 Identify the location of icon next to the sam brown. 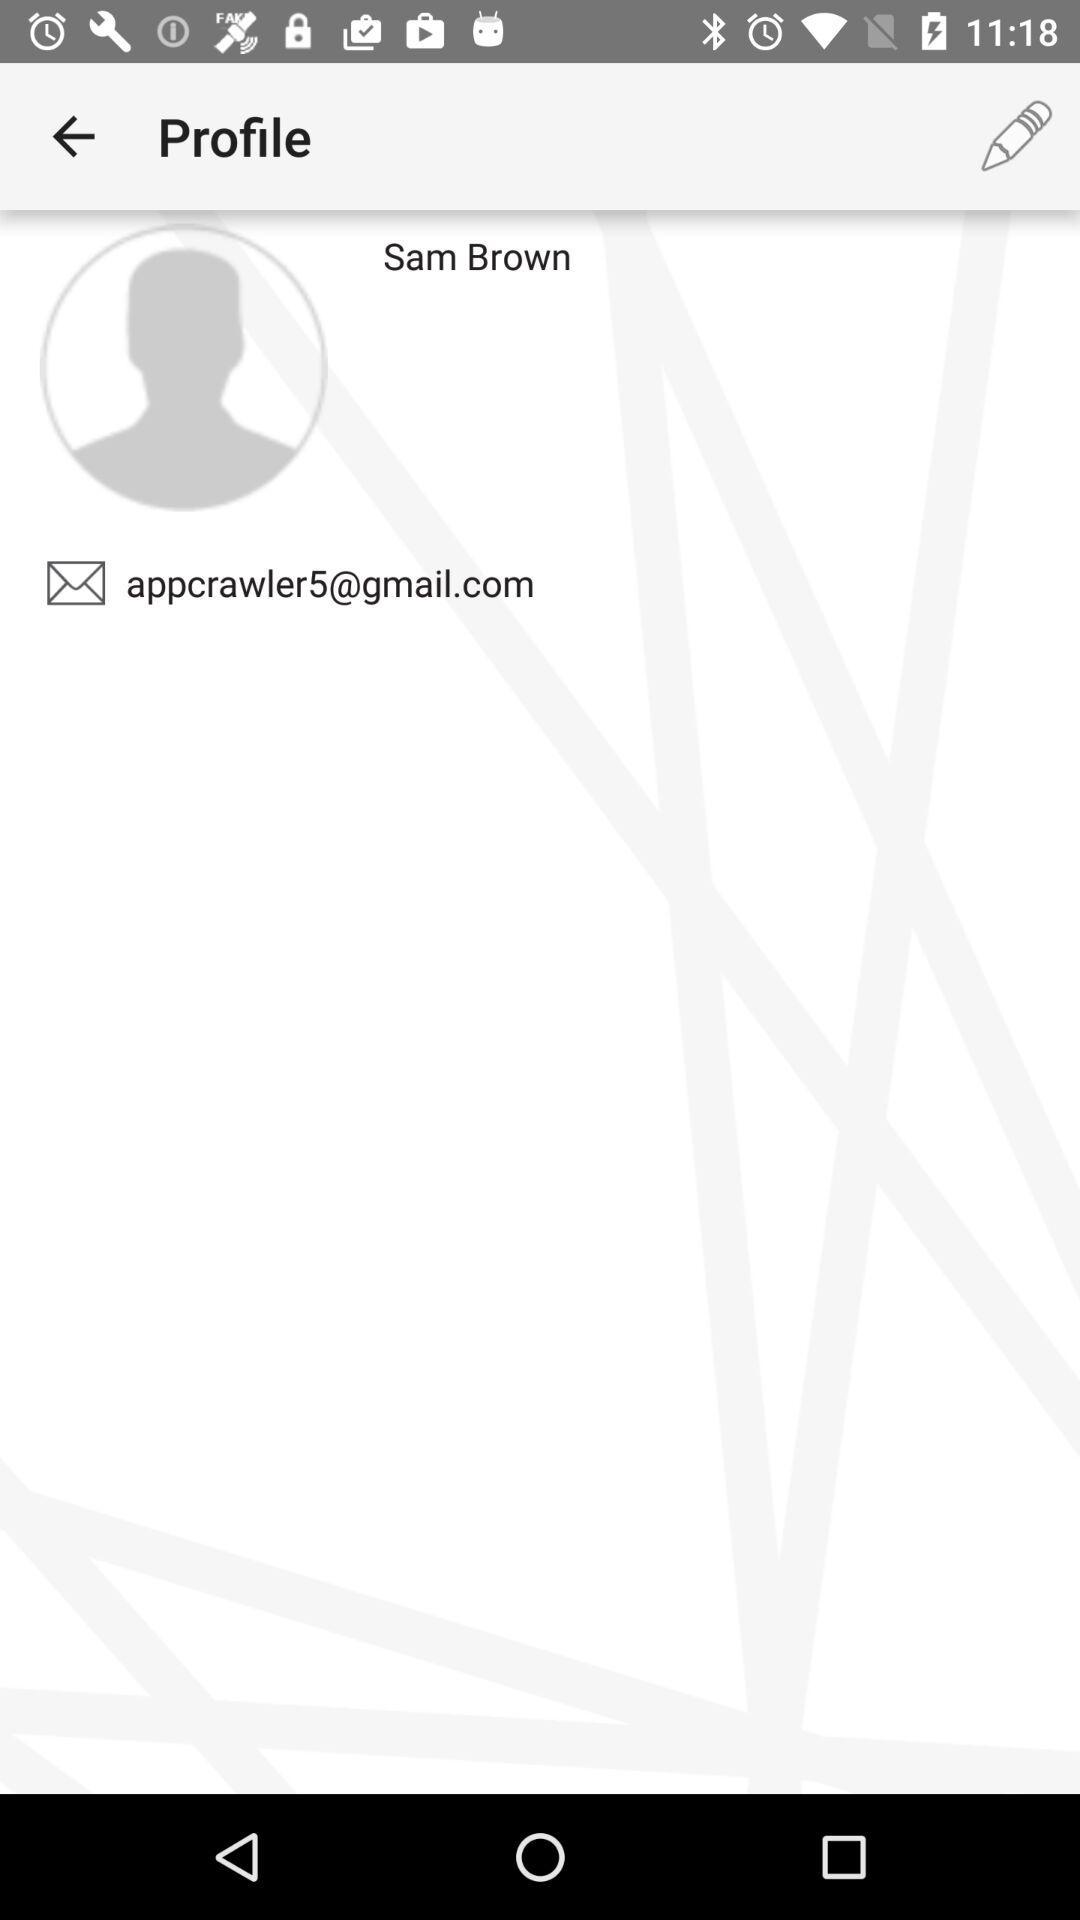
(1017, 135).